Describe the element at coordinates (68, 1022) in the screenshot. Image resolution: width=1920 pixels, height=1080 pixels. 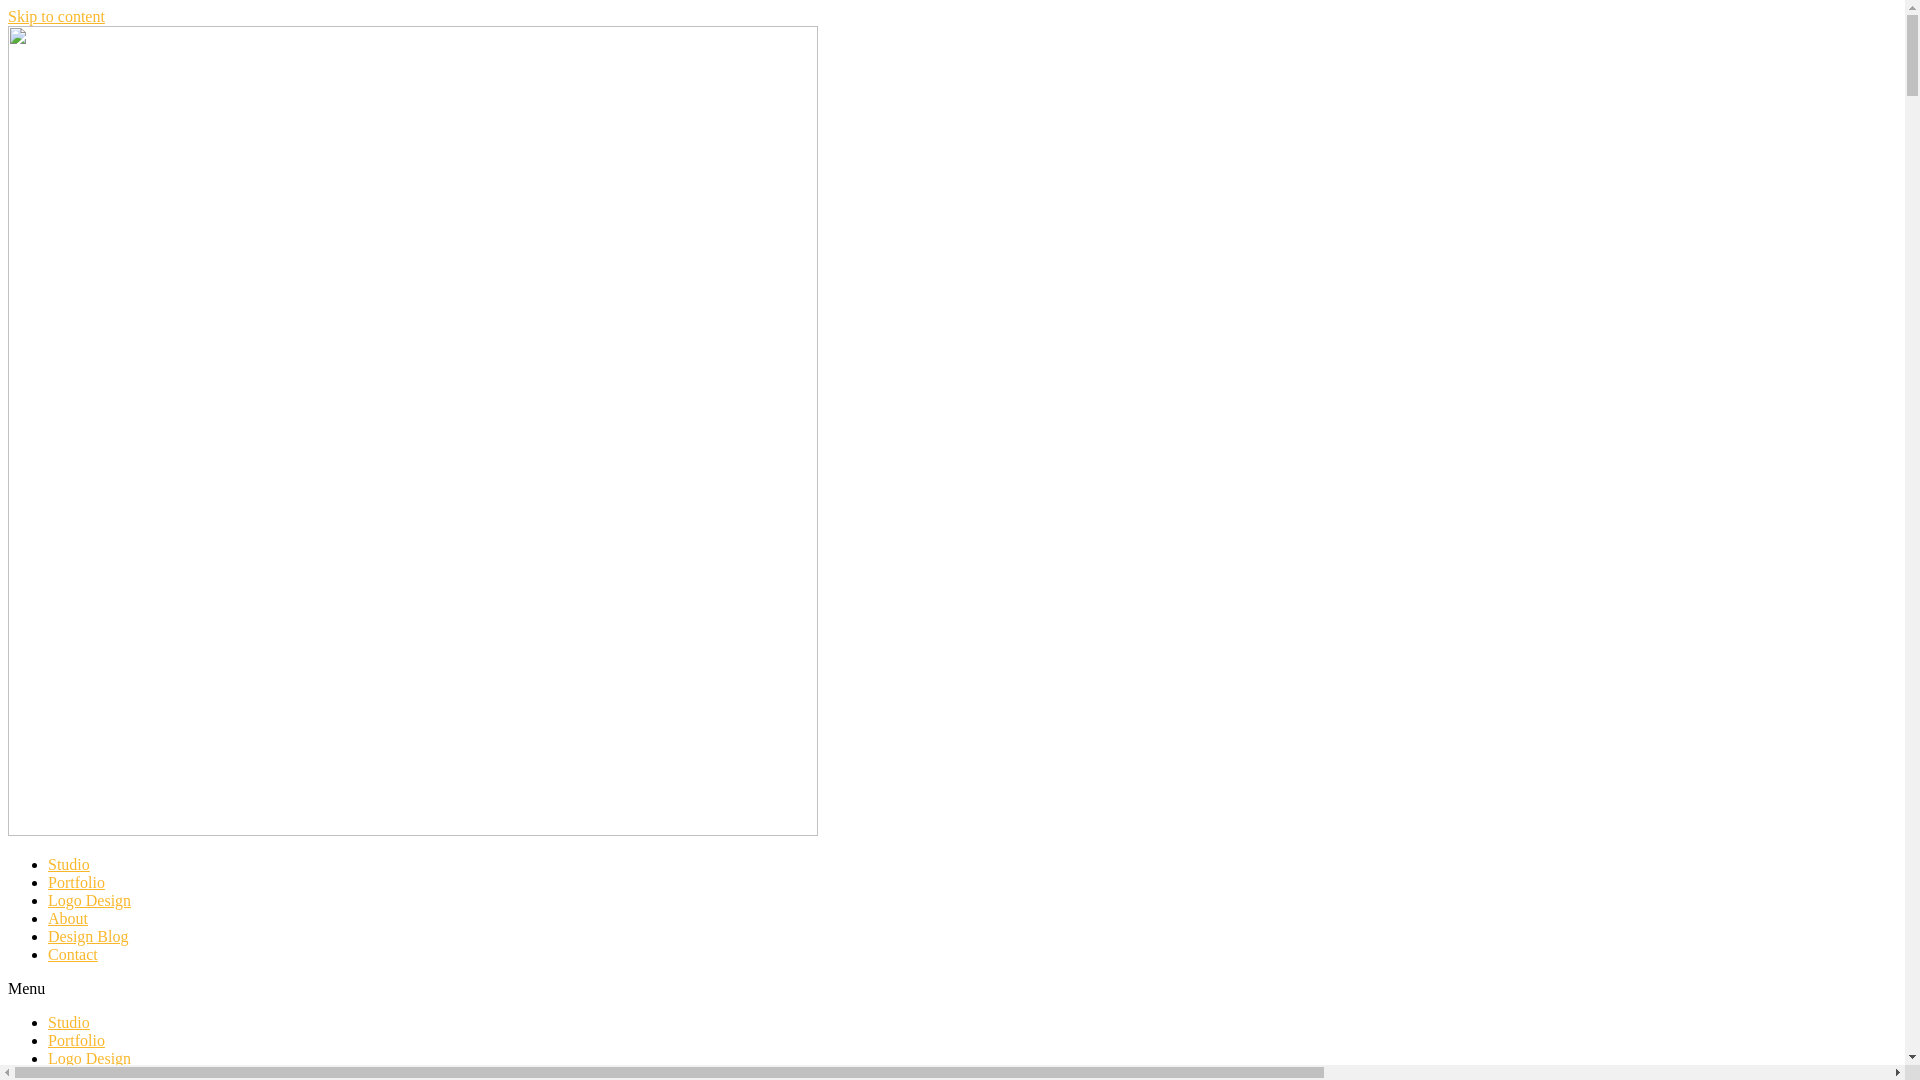
I see `'Studio'` at that location.